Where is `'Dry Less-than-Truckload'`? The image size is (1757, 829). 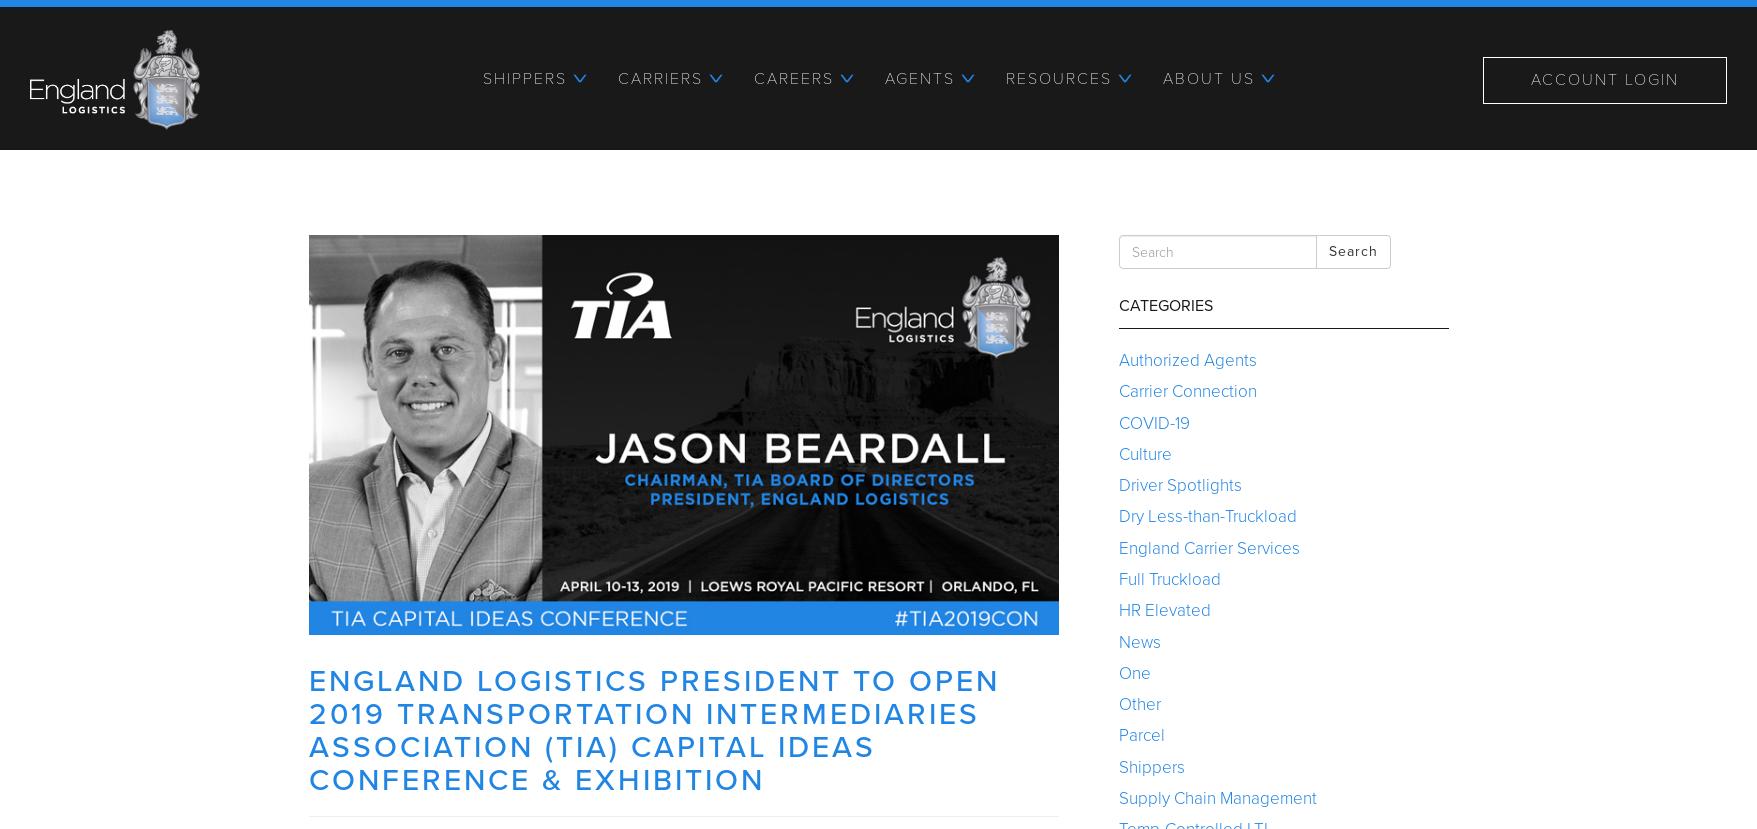
'Dry Less-than-Truckload' is located at coordinates (1206, 515).